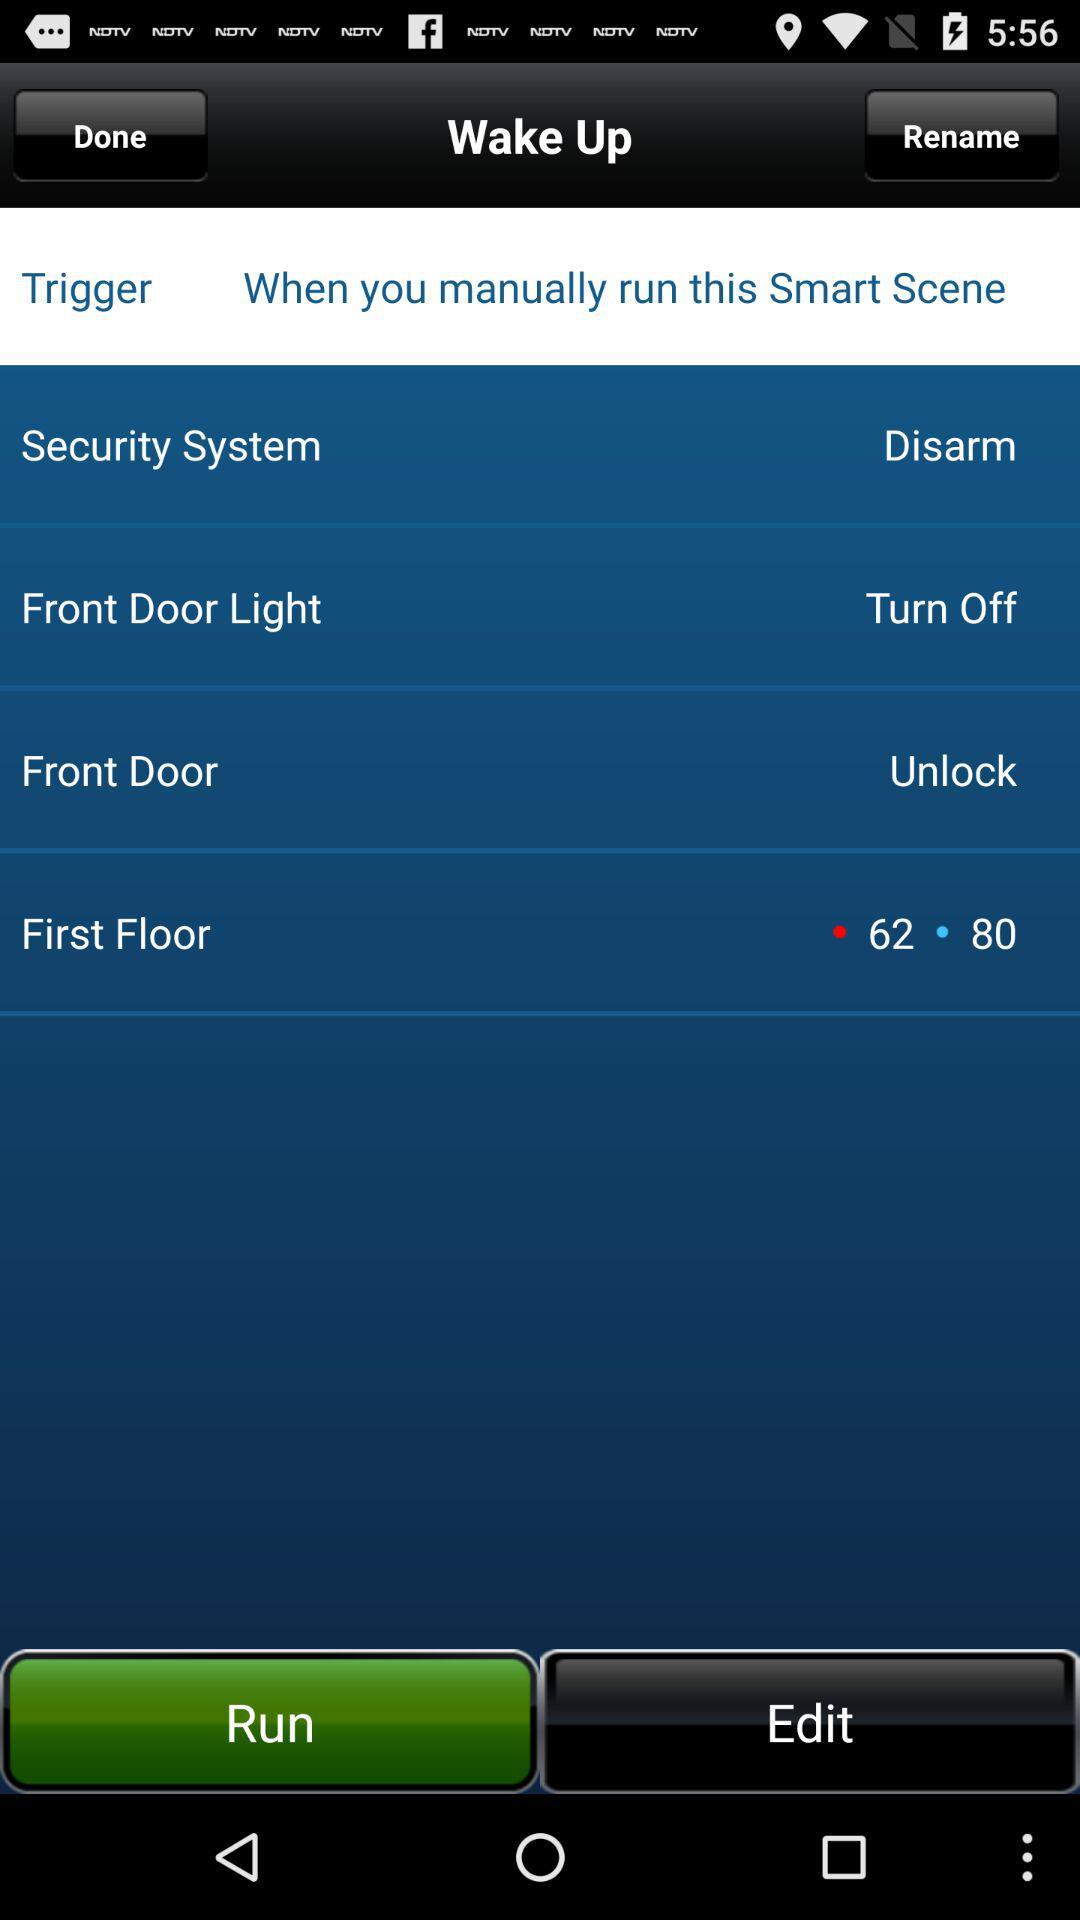  Describe the element at coordinates (942, 930) in the screenshot. I see `icon above edit button` at that location.